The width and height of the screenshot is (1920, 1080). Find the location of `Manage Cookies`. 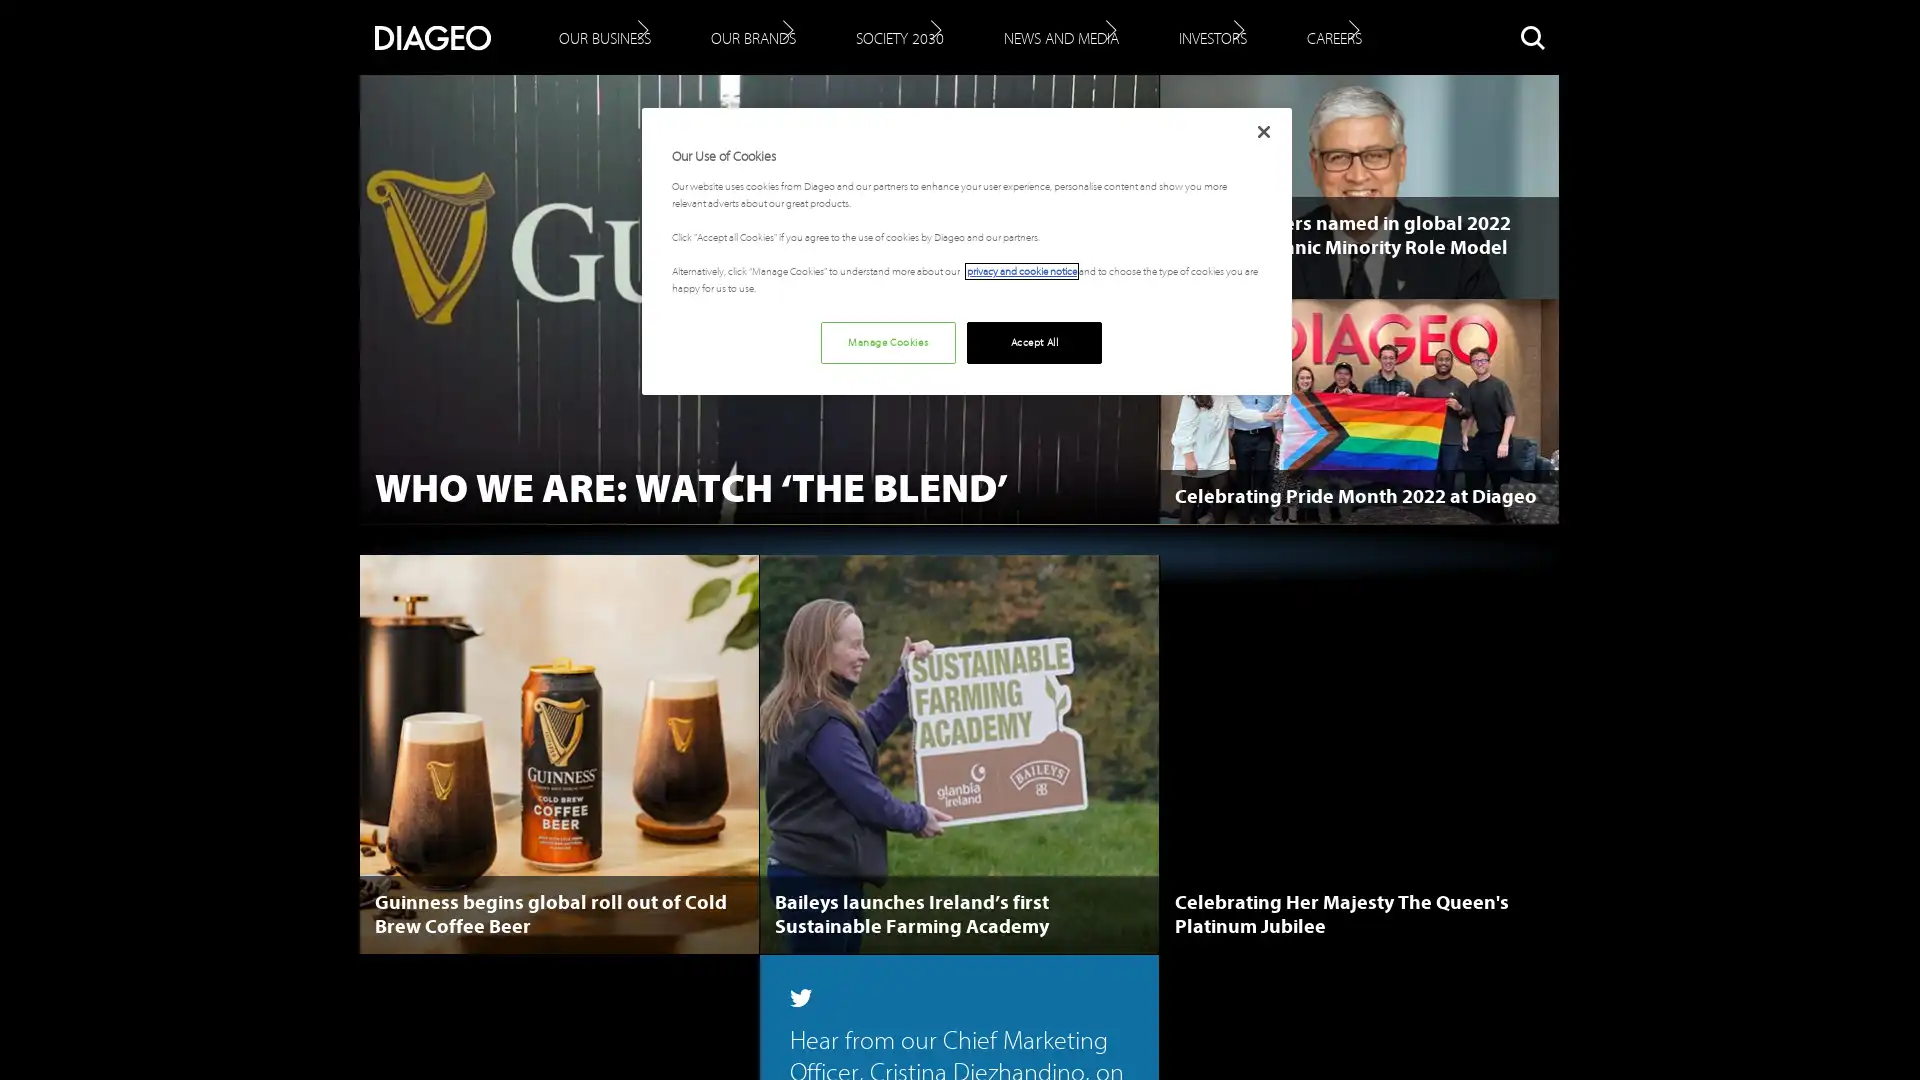

Manage Cookies is located at coordinates (886, 341).